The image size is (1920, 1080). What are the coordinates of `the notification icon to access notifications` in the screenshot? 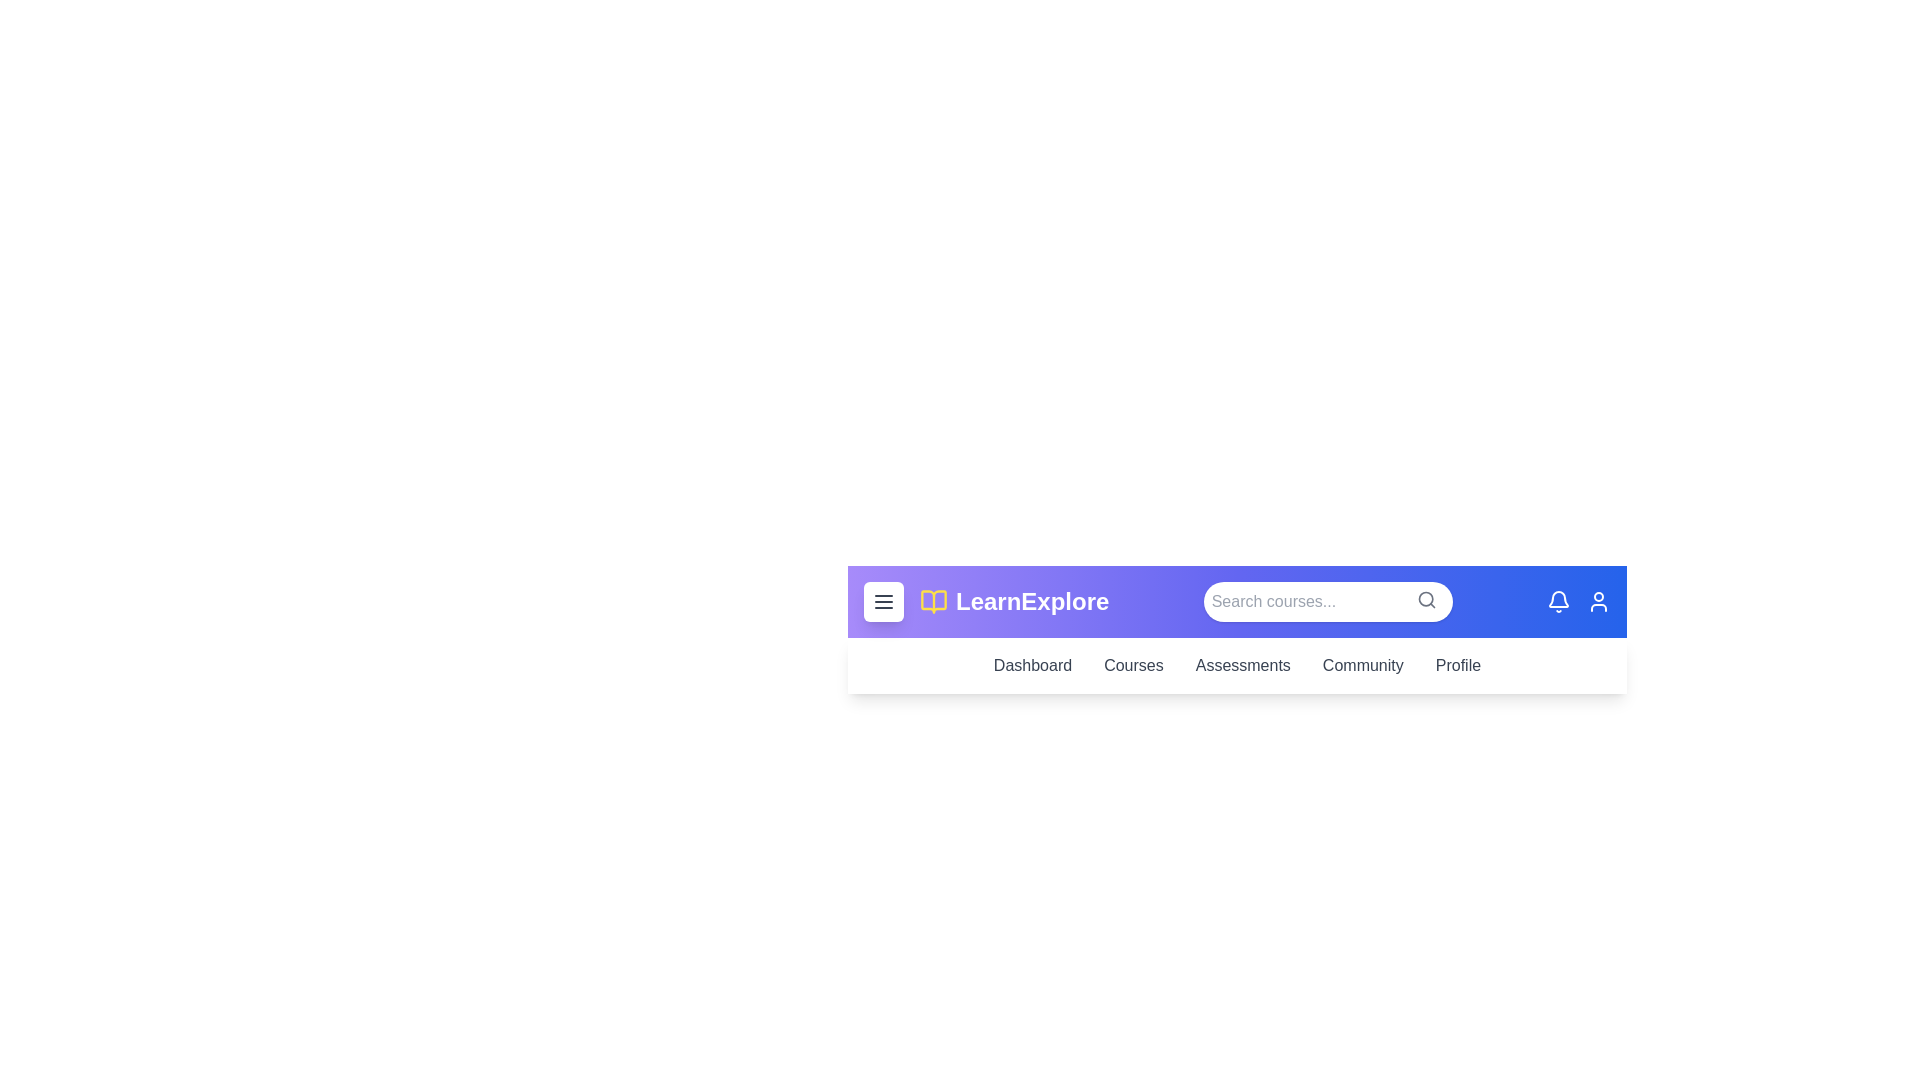 It's located at (1558, 600).